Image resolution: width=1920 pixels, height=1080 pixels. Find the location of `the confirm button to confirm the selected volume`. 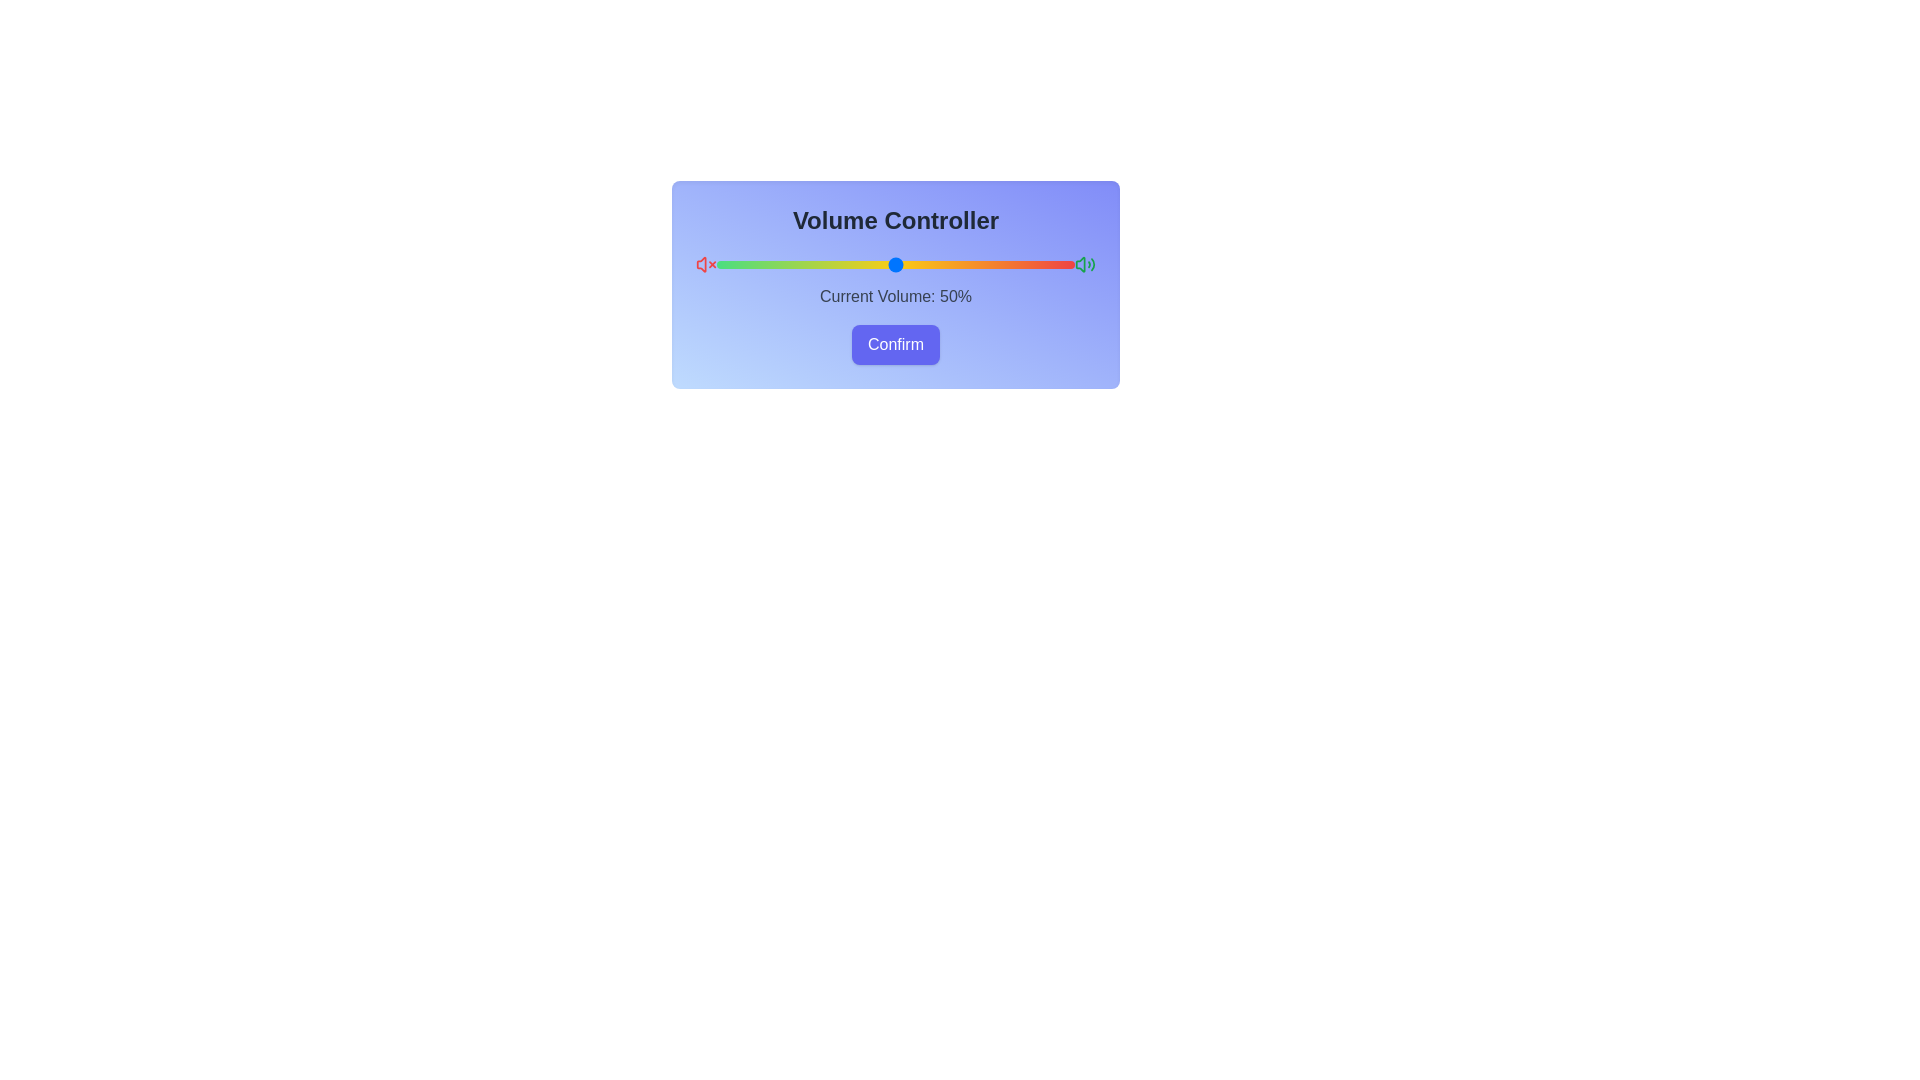

the confirm button to confirm the selected volume is located at coordinates (895, 343).